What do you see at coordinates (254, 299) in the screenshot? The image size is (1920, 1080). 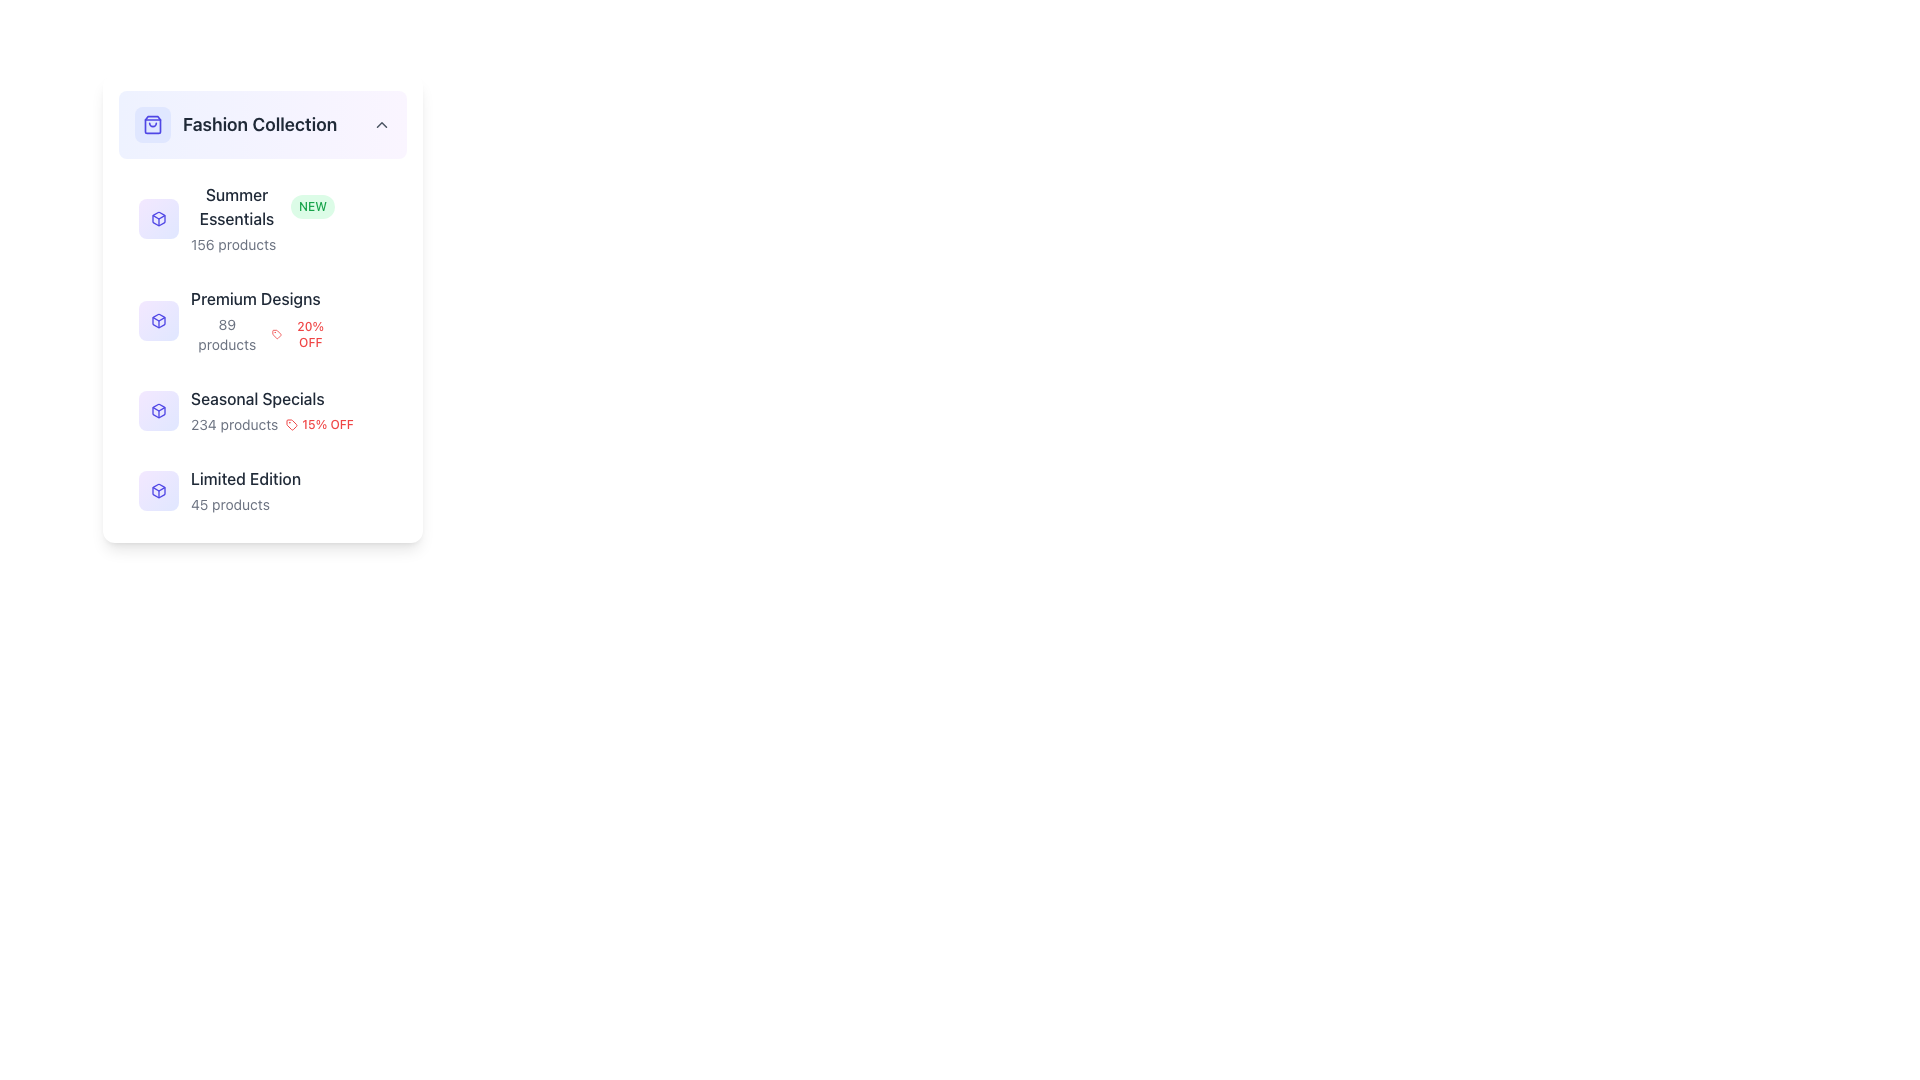 I see `the 'Premium Designs' text label in the vertical sidebar menu, which is positioned under 'Summer Essentials' and above 'Seasonal Specials' in the 'Fashion Collection' group` at bounding box center [254, 299].